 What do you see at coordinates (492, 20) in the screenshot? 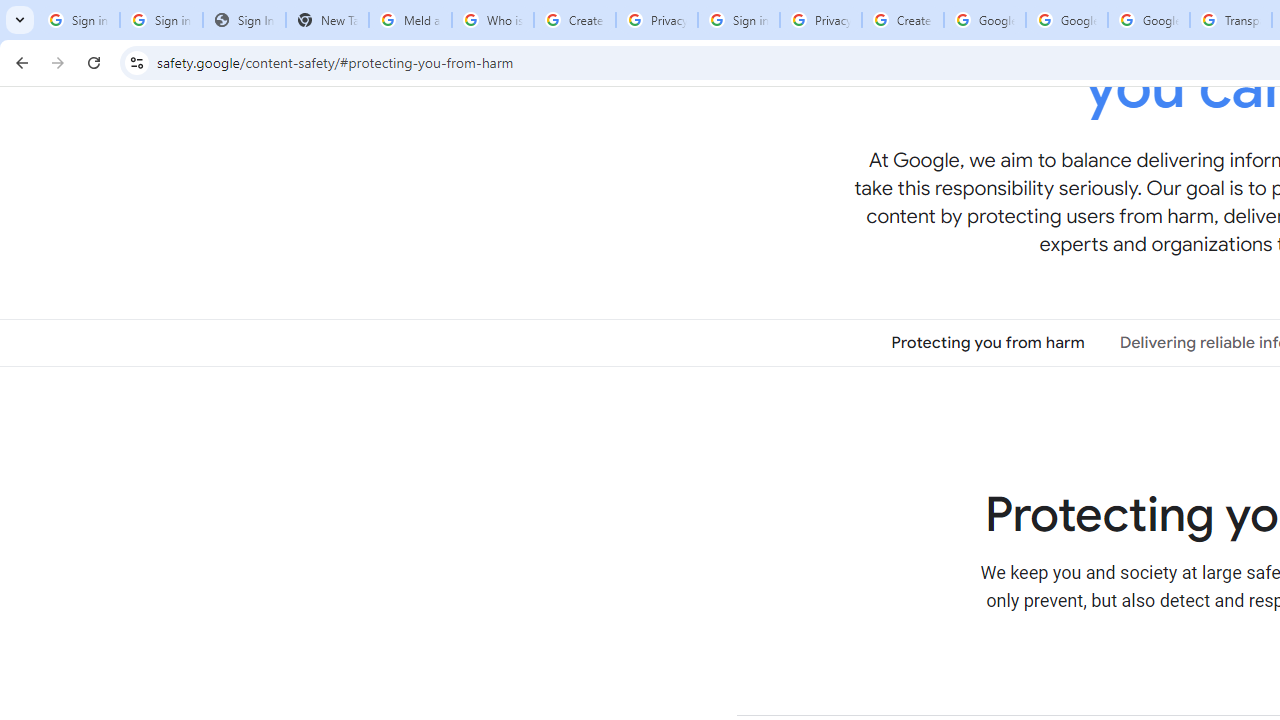
I see `'Who is my administrator? - Google Account Help'` at bounding box center [492, 20].